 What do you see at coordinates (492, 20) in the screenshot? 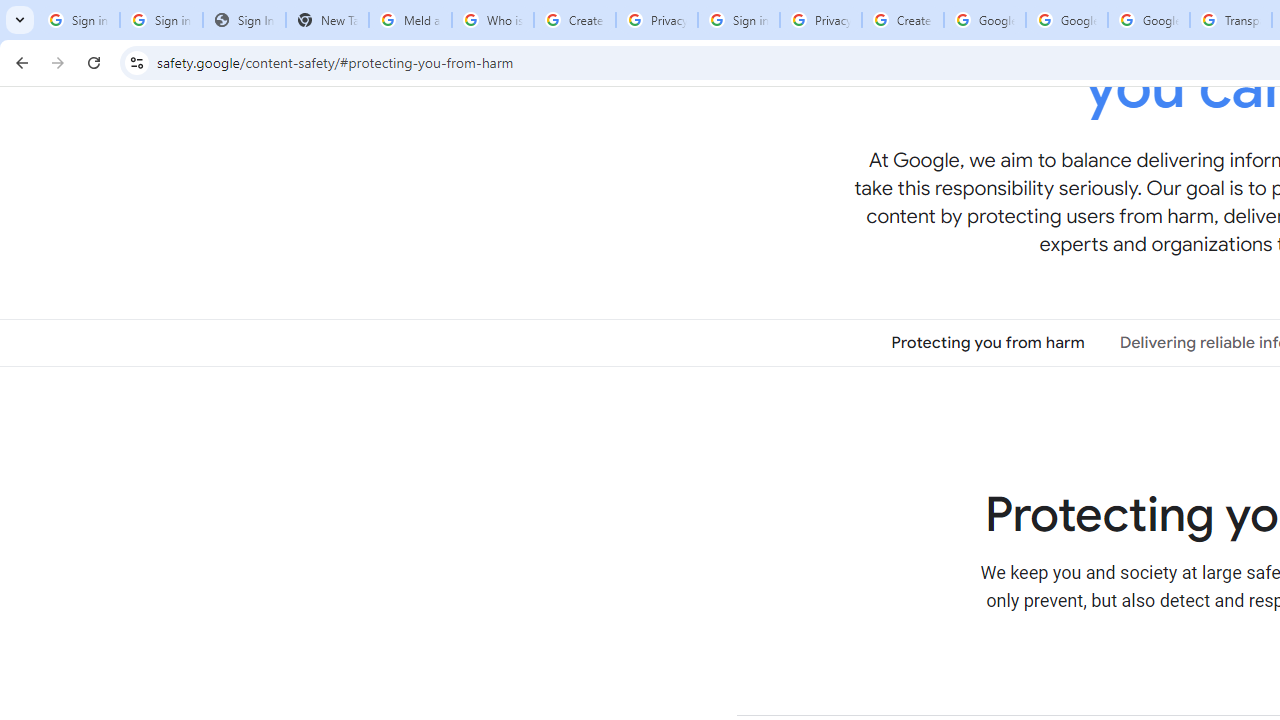
I see `'Who is my administrator? - Google Account Help'` at bounding box center [492, 20].